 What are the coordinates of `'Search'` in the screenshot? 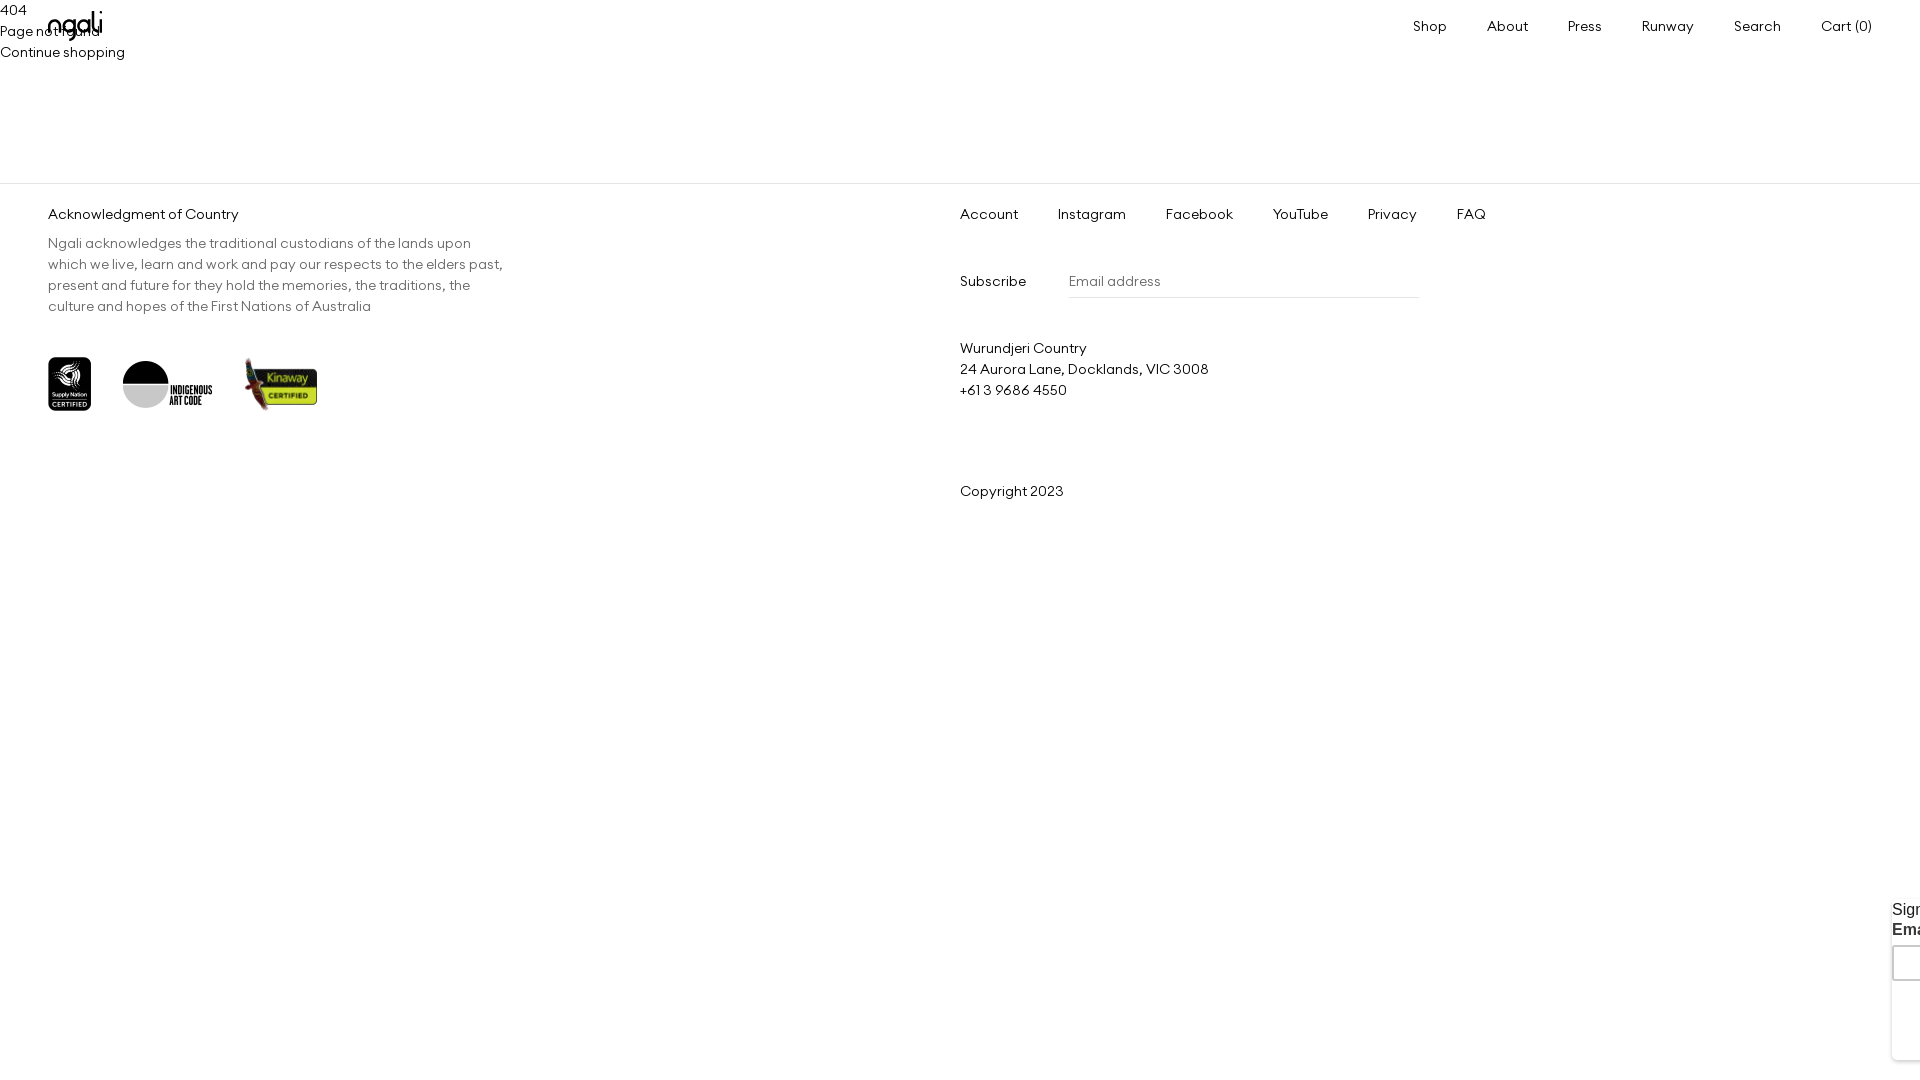 It's located at (1756, 26).